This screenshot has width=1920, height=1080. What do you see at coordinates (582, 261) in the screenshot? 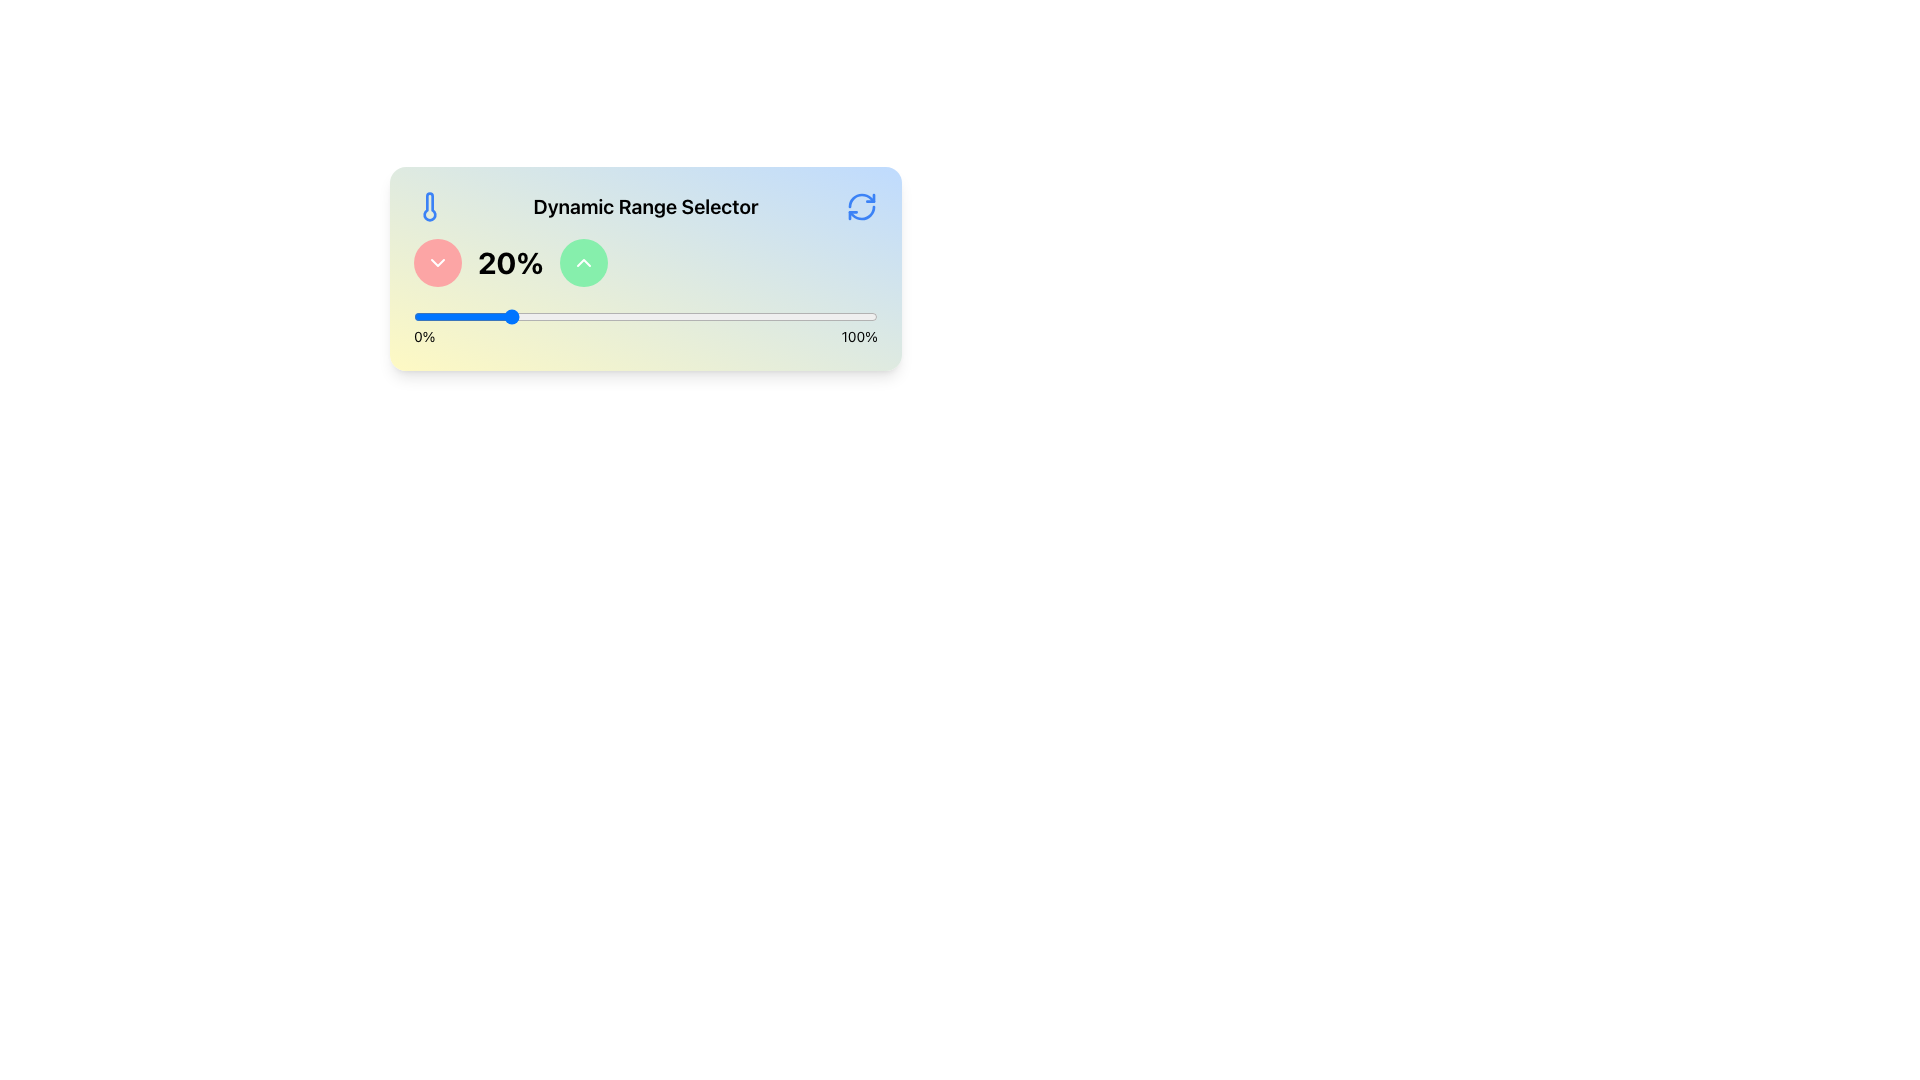
I see `the circular green button with an upward pointing chevron icon to increment the value` at bounding box center [582, 261].